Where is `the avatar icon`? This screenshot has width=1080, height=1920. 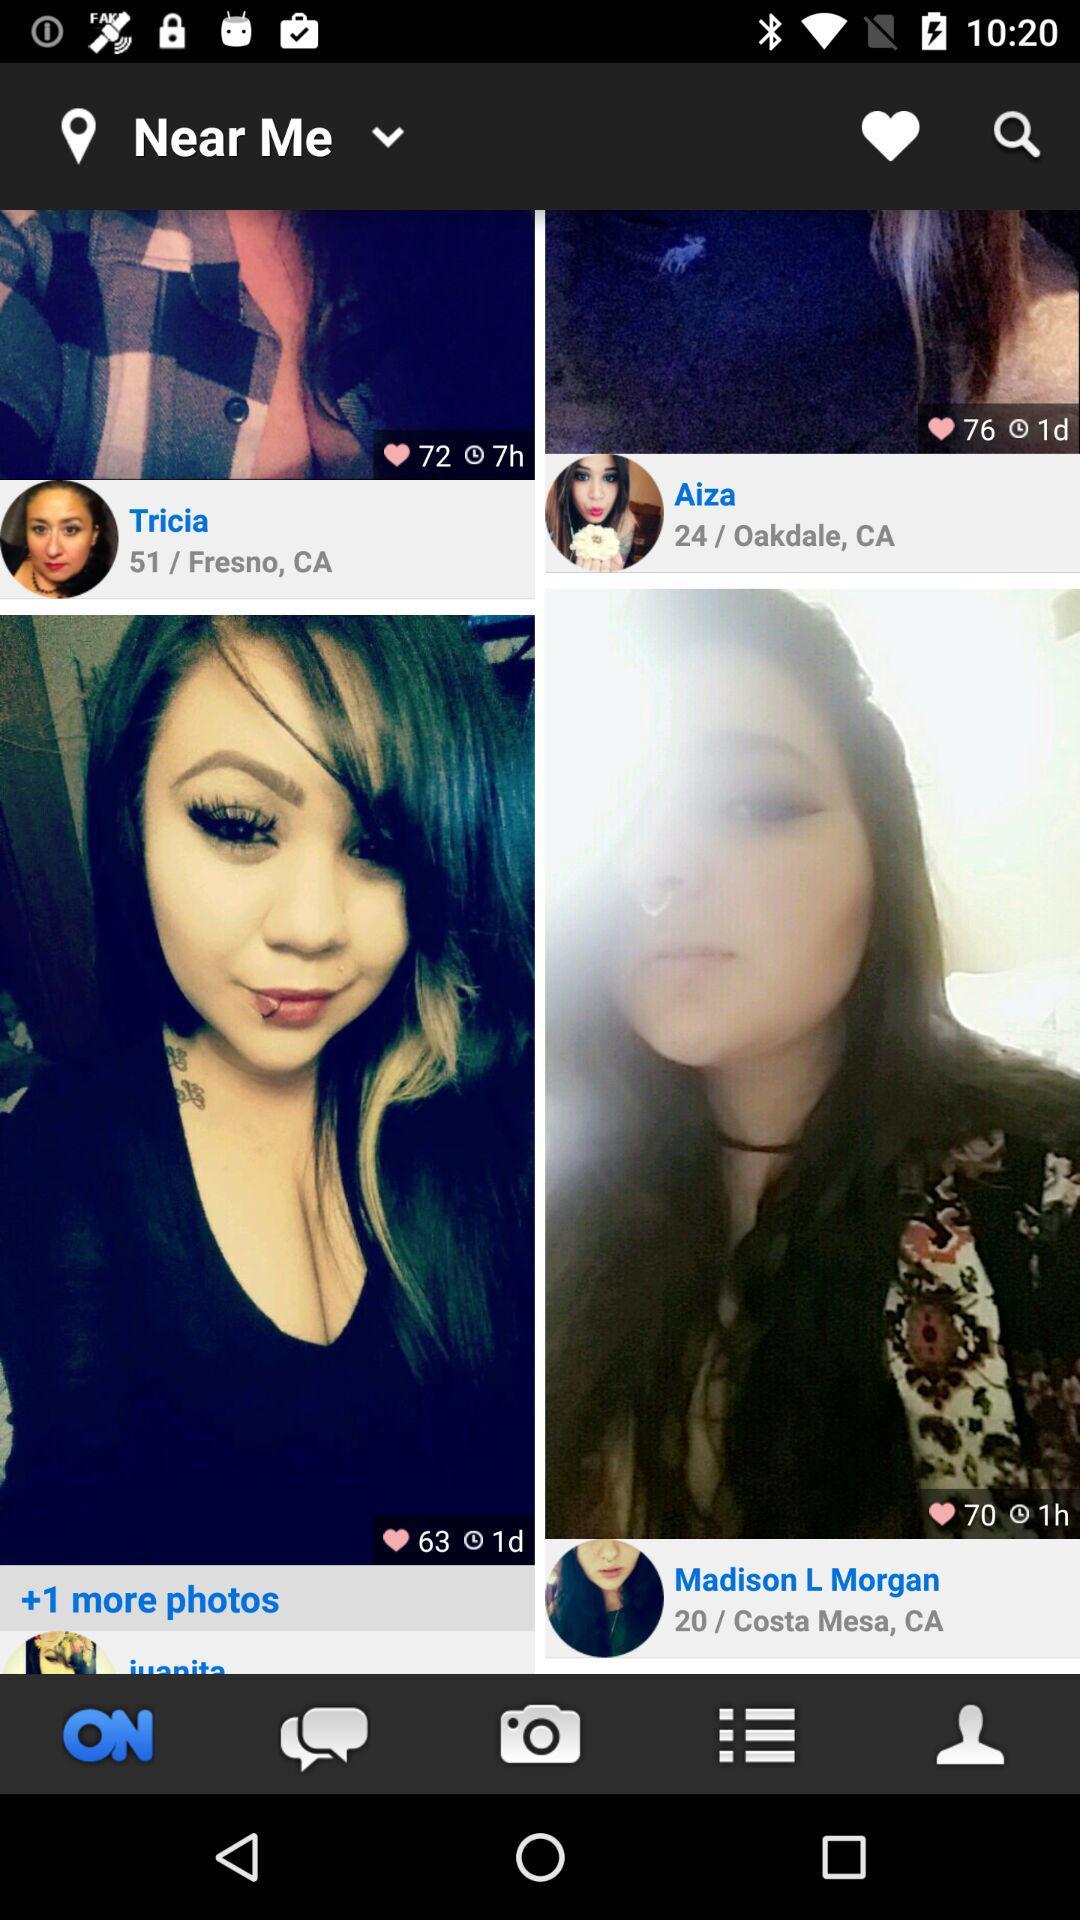 the avatar icon is located at coordinates (971, 1733).